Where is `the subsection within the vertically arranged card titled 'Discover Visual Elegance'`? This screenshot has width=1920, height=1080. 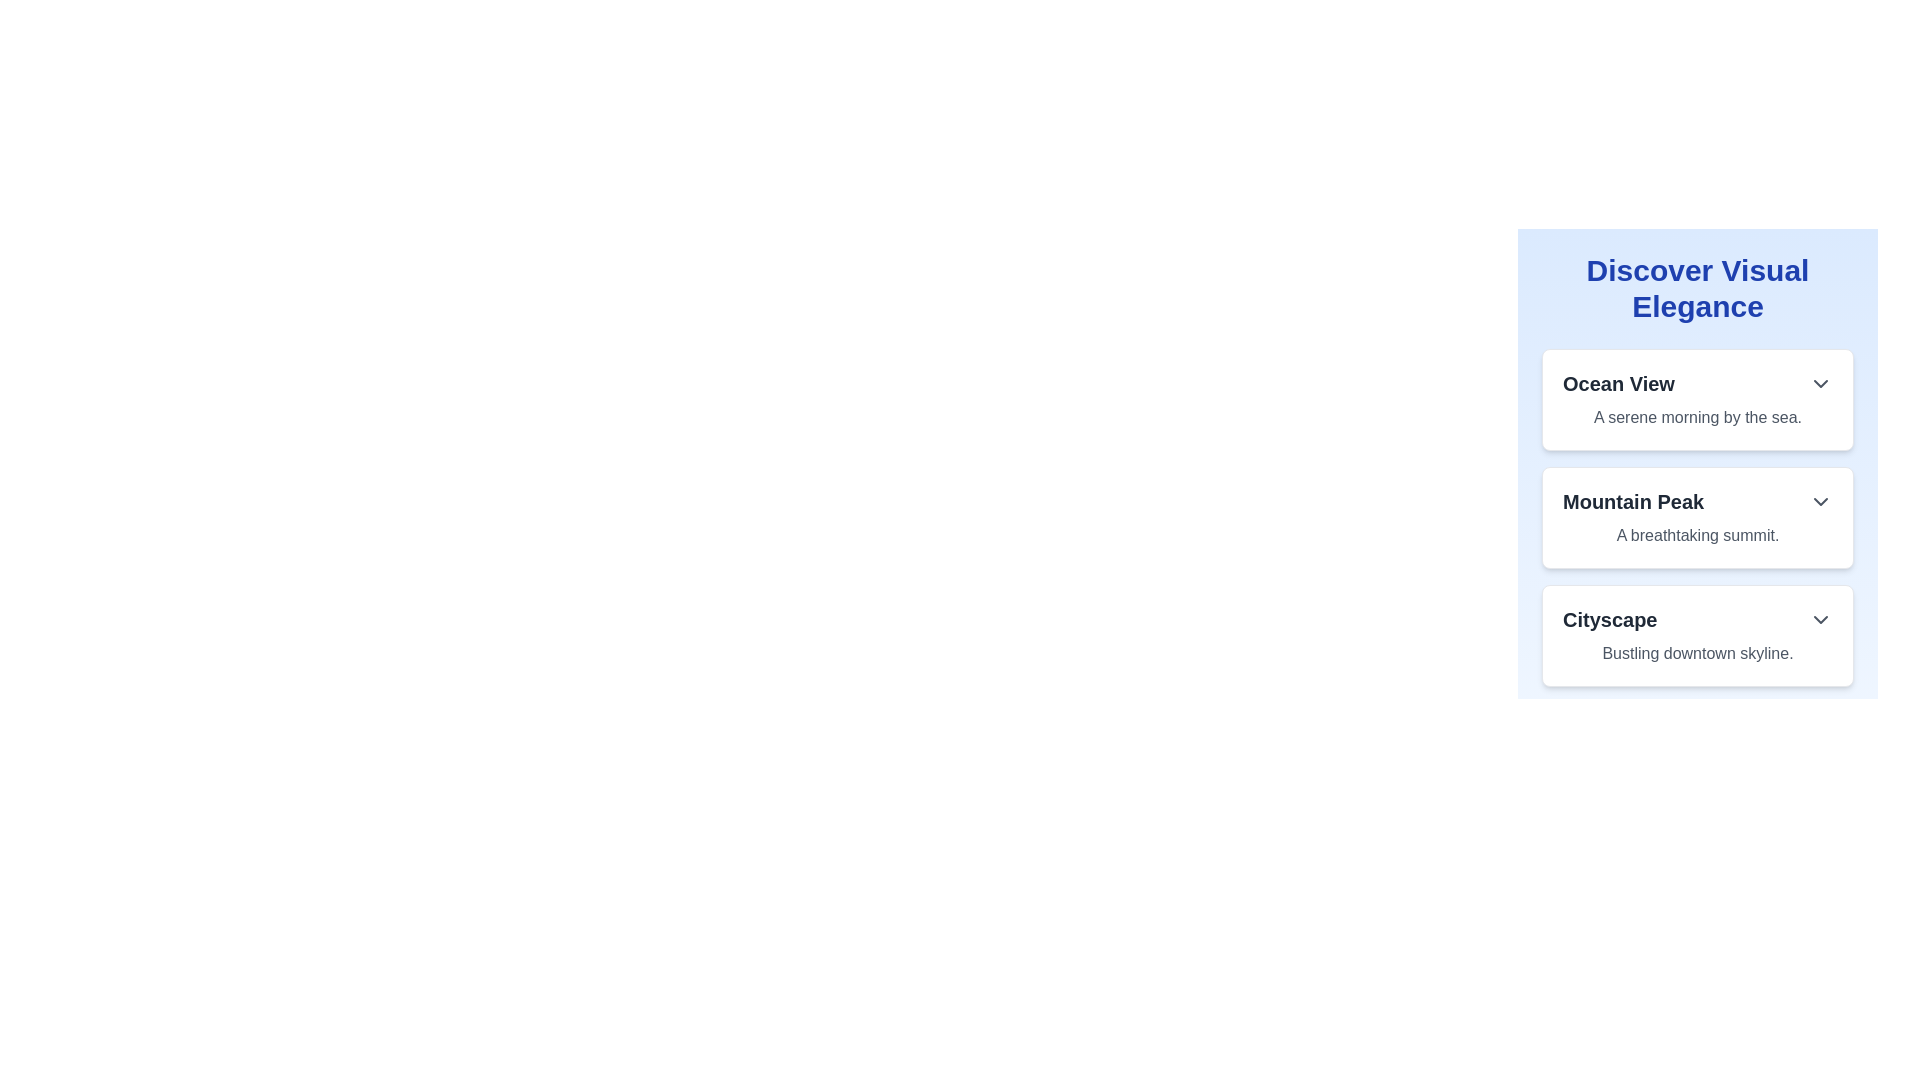
the subsection within the vertically arranged card titled 'Discover Visual Elegance' is located at coordinates (1697, 451).